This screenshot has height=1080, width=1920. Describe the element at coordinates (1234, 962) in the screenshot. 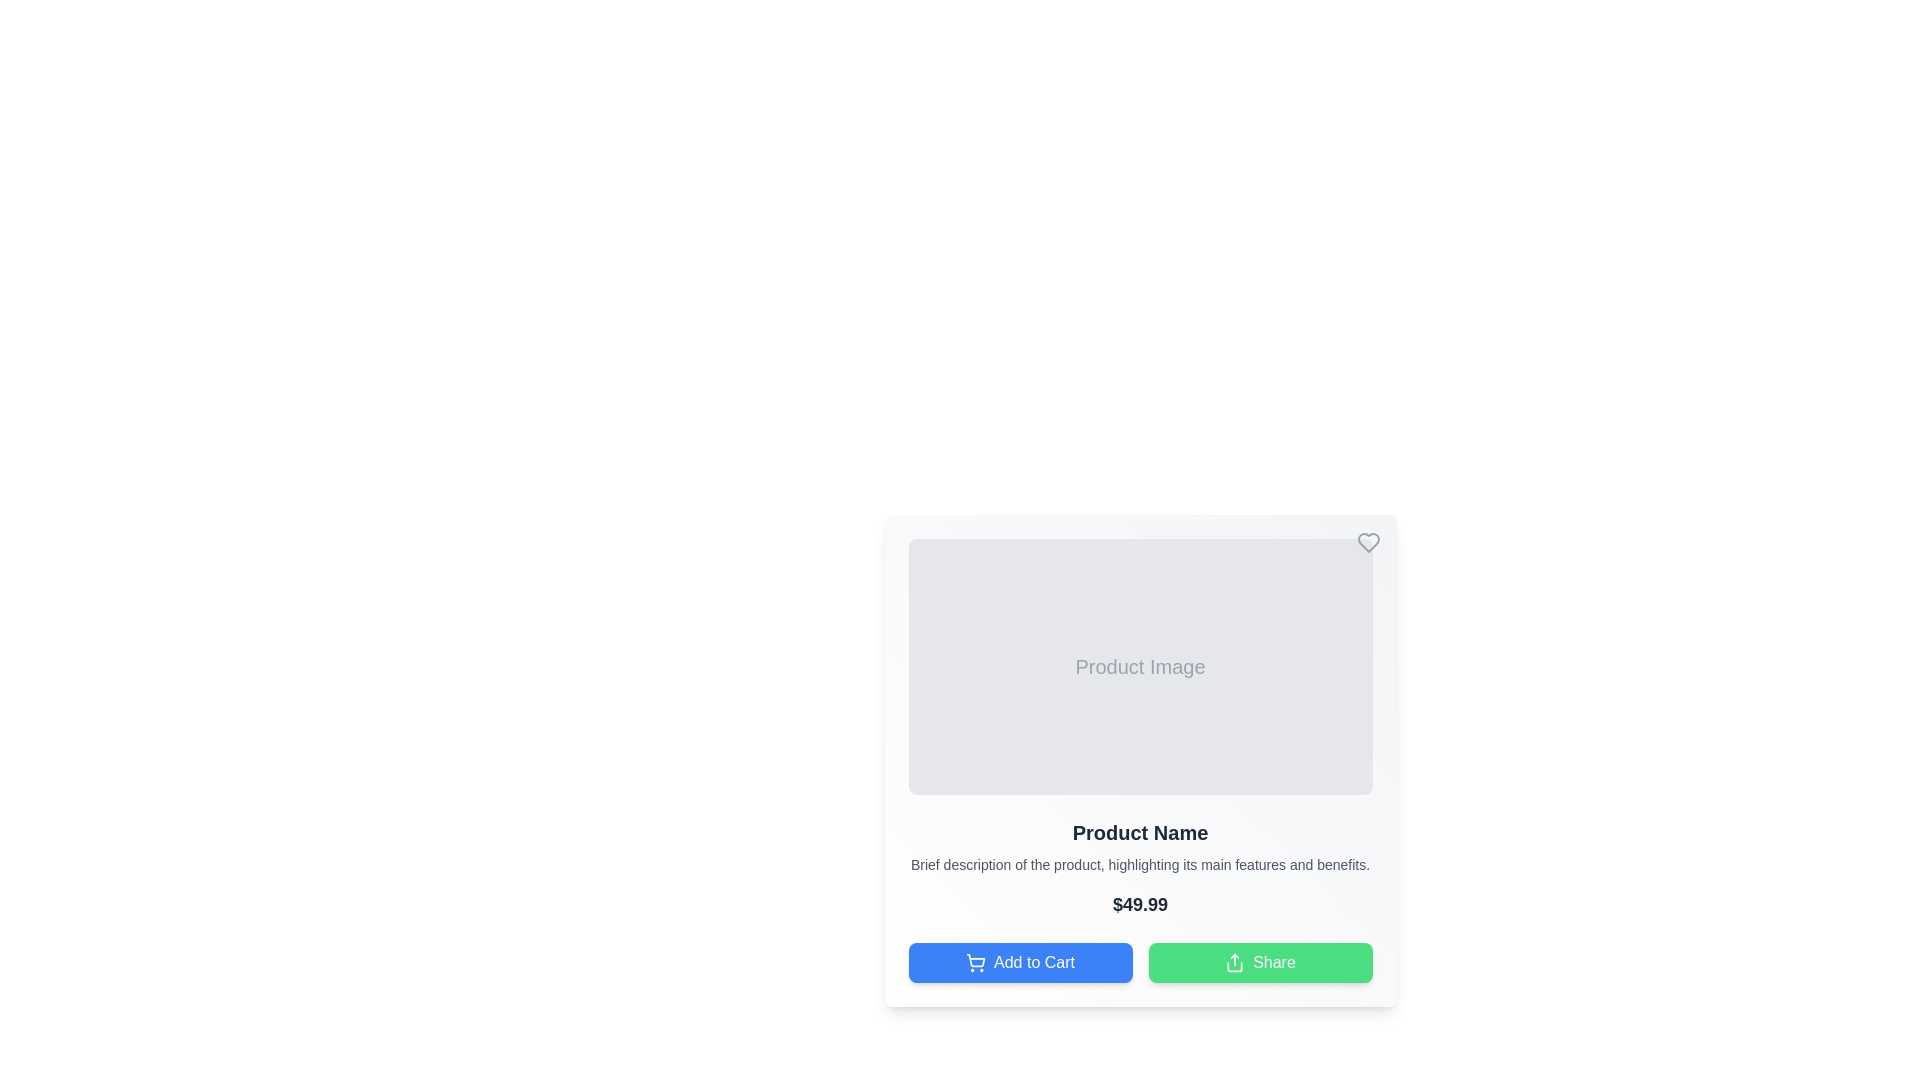

I see `the share icon located to the left of the text 'Share' within the green rectangular button labeled 'Share' at the bottom-right corner of the product card to initiate the sharing functionality` at that location.